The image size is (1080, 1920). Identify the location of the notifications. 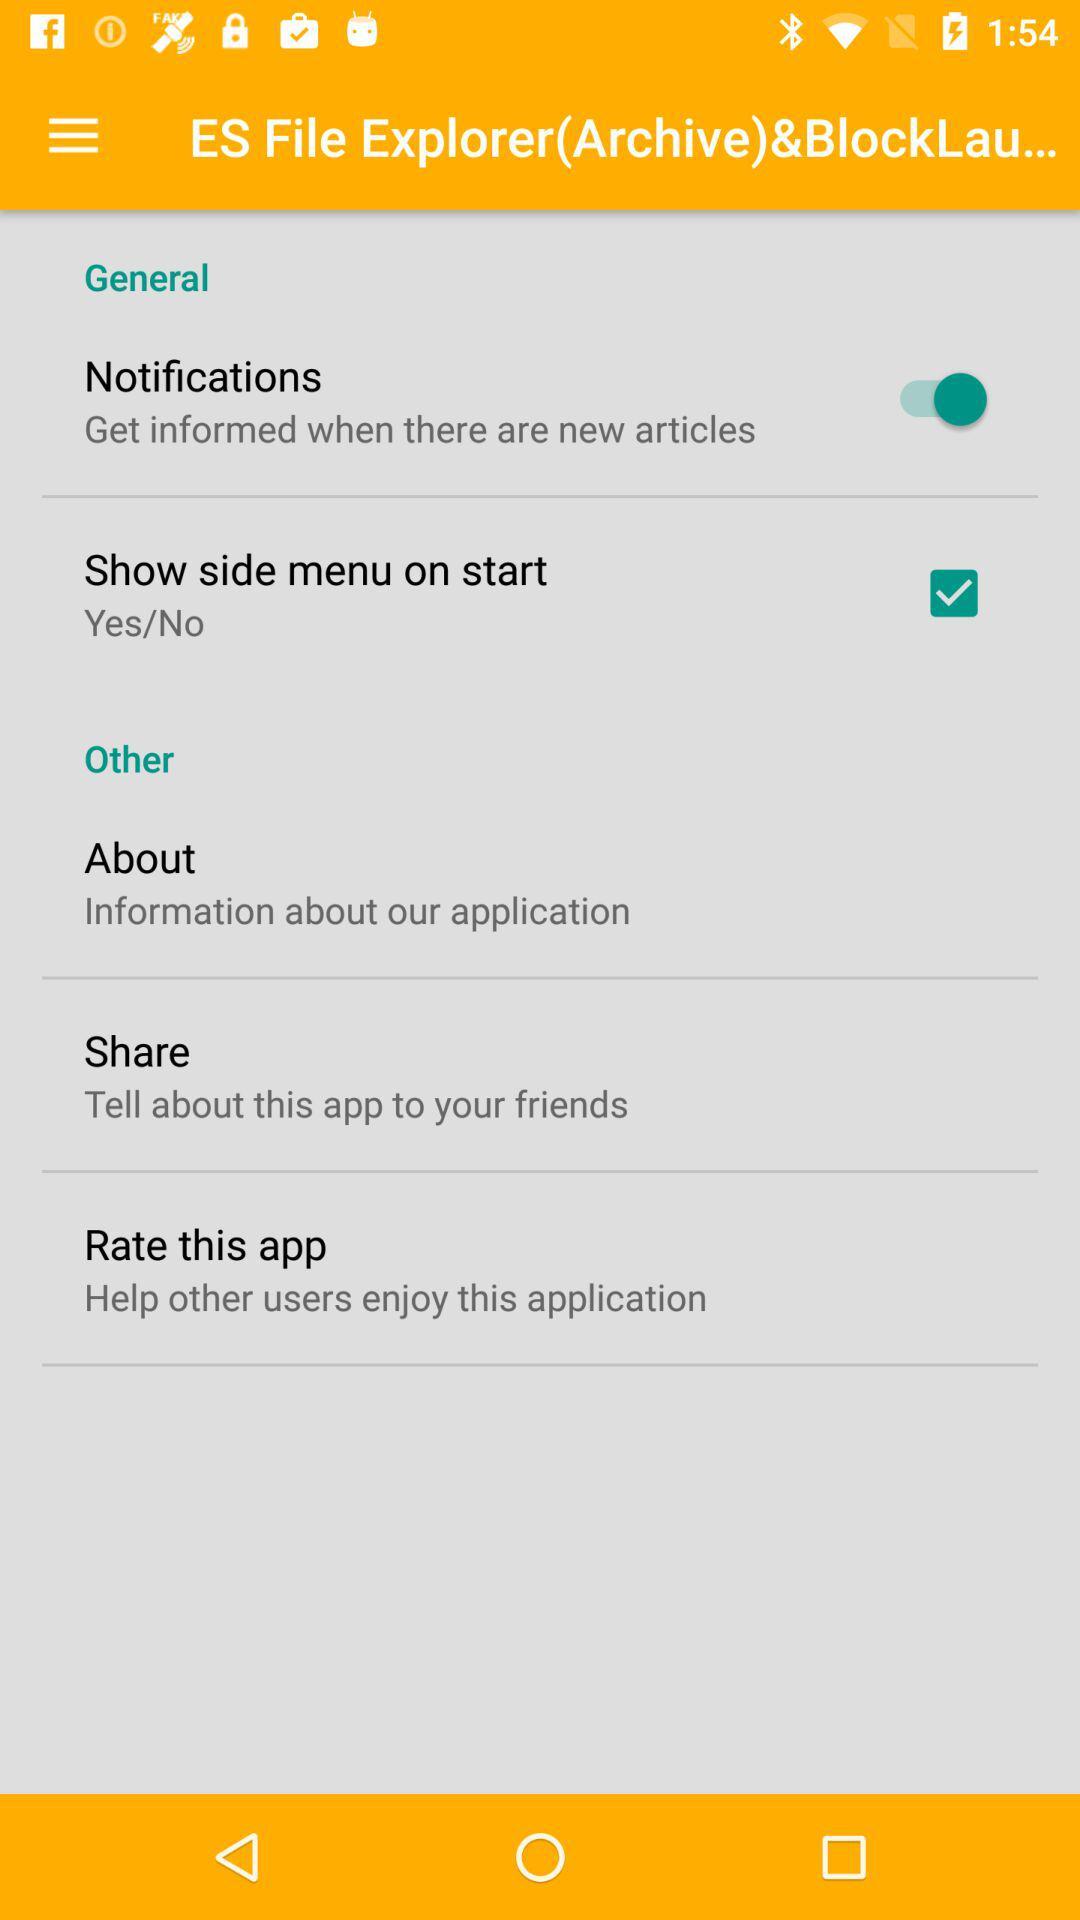
(203, 374).